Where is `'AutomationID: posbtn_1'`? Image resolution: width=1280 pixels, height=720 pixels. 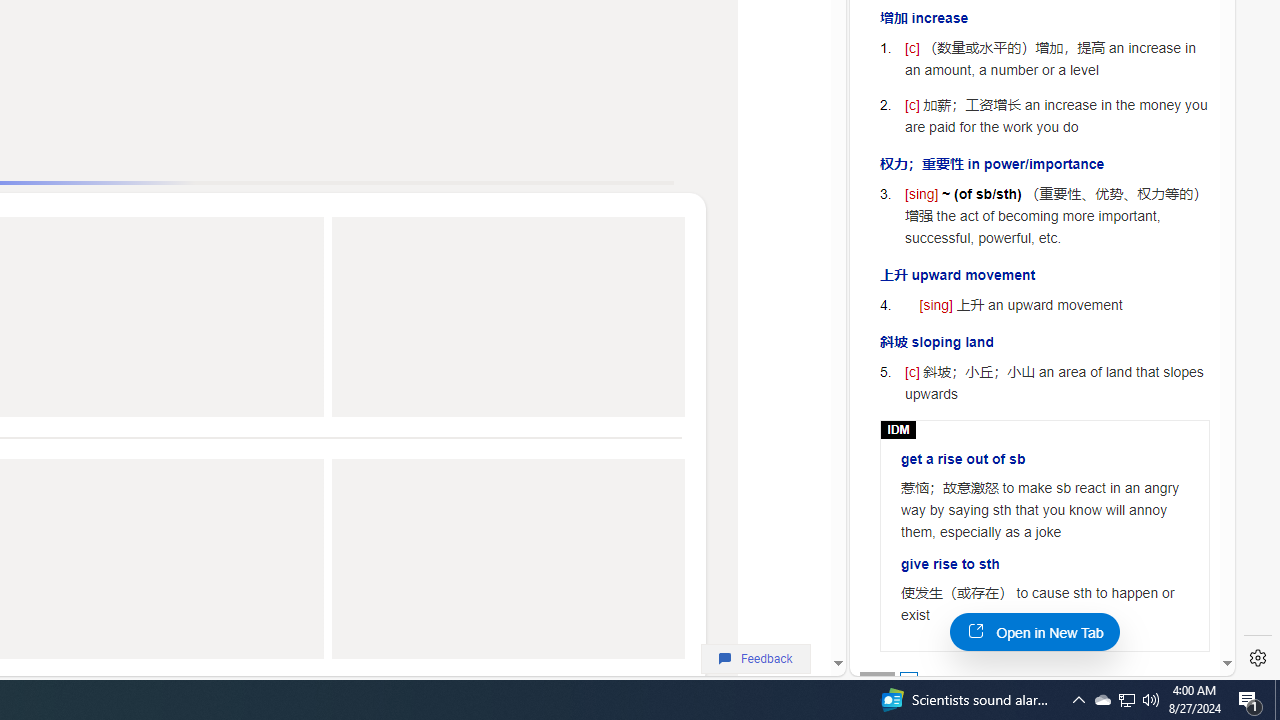 'AutomationID: posbtn_1' is located at coordinates (907, 679).